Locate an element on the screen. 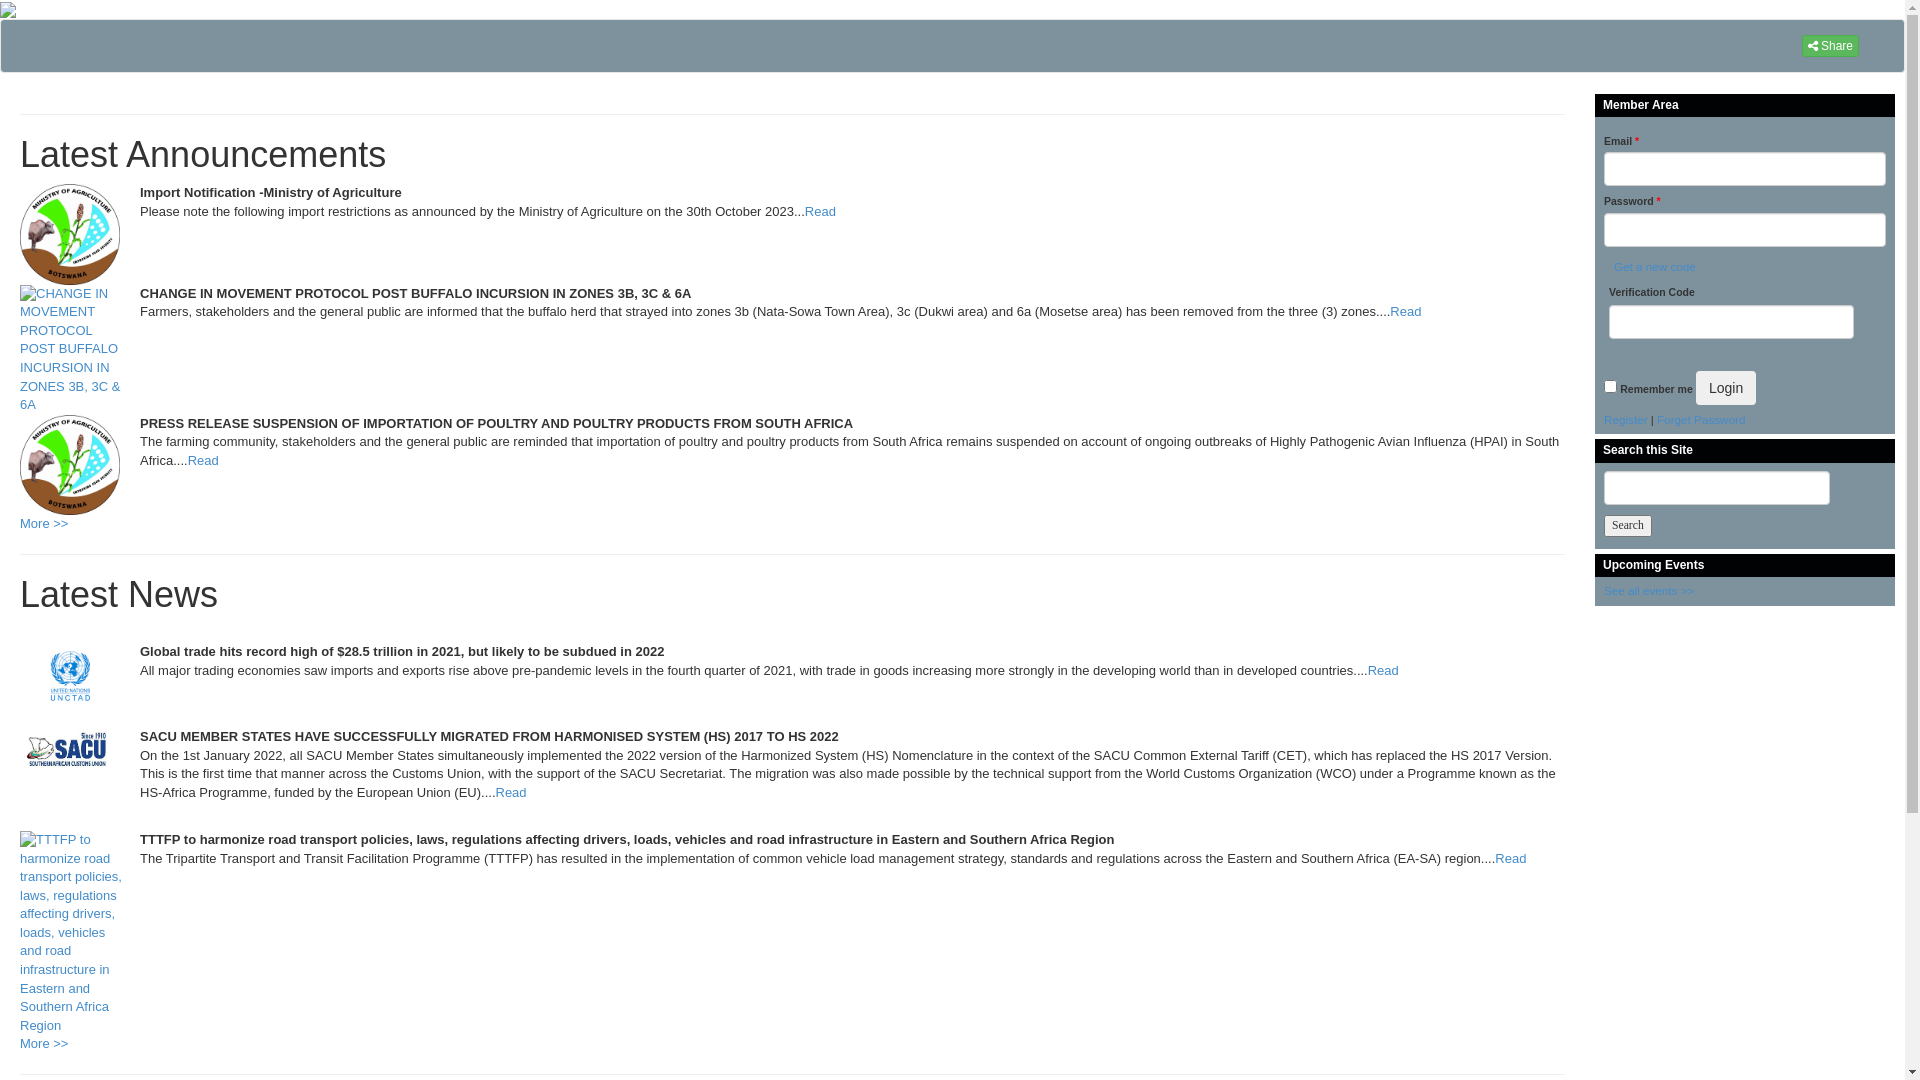 The height and width of the screenshot is (1080, 1920). 'See all events >>' is located at coordinates (1603, 589).